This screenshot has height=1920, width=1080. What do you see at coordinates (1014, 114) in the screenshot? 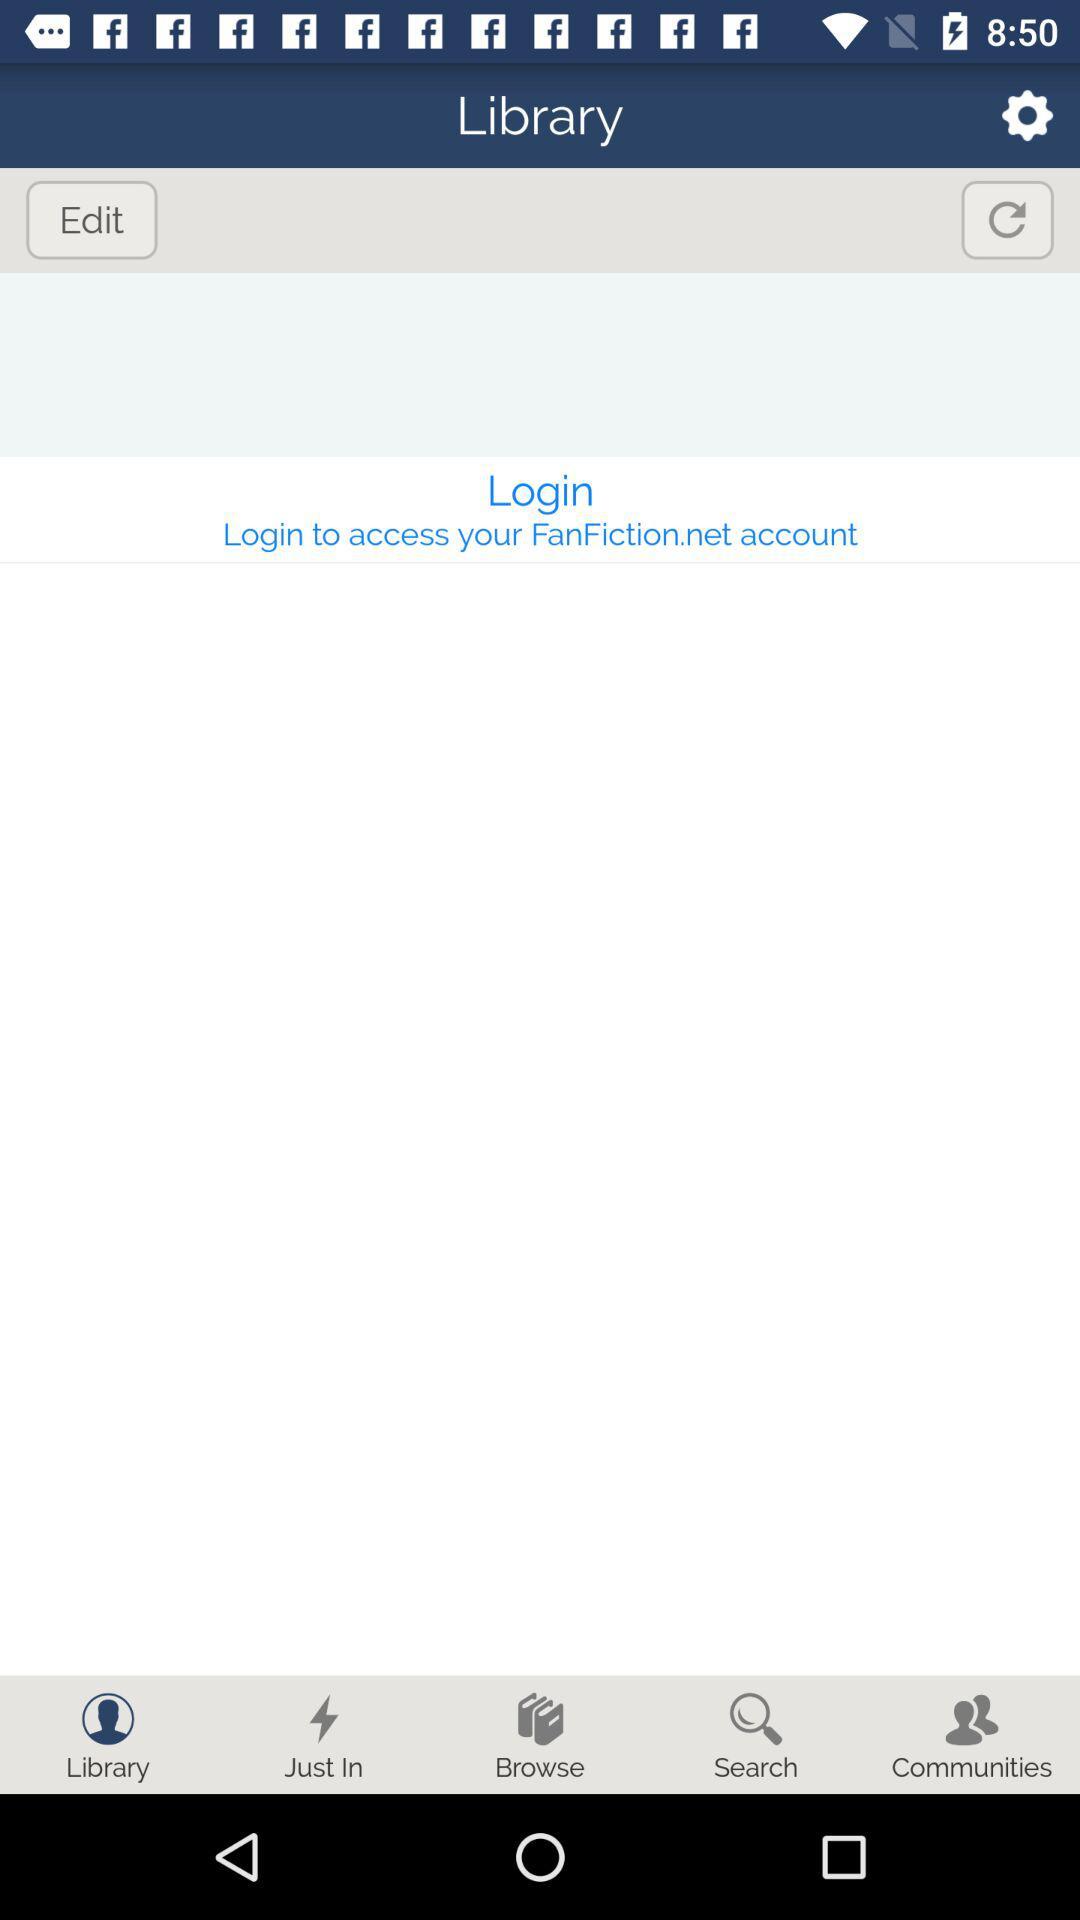
I see `open settings` at bounding box center [1014, 114].